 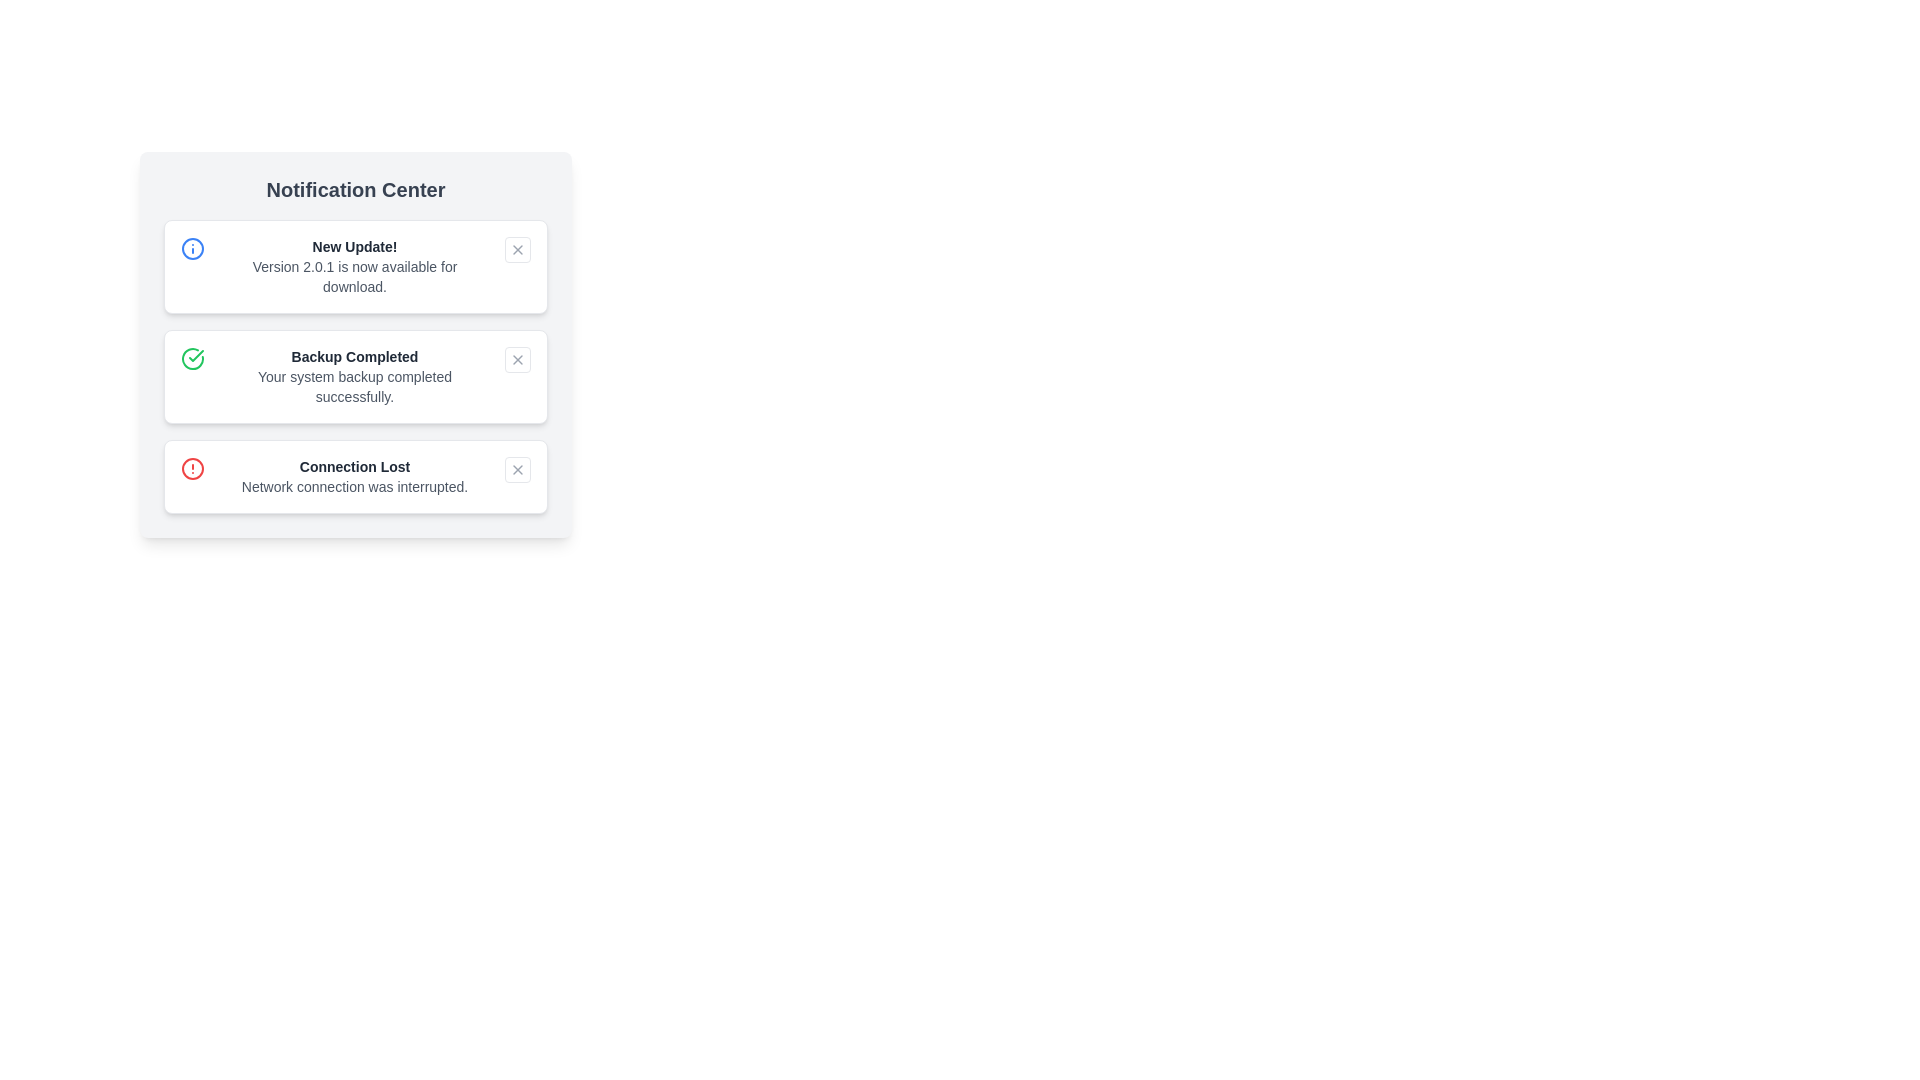 What do you see at coordinates (355, 466) in the screenshot?
I see `the status of the notification` at bounding box center [355, 466].